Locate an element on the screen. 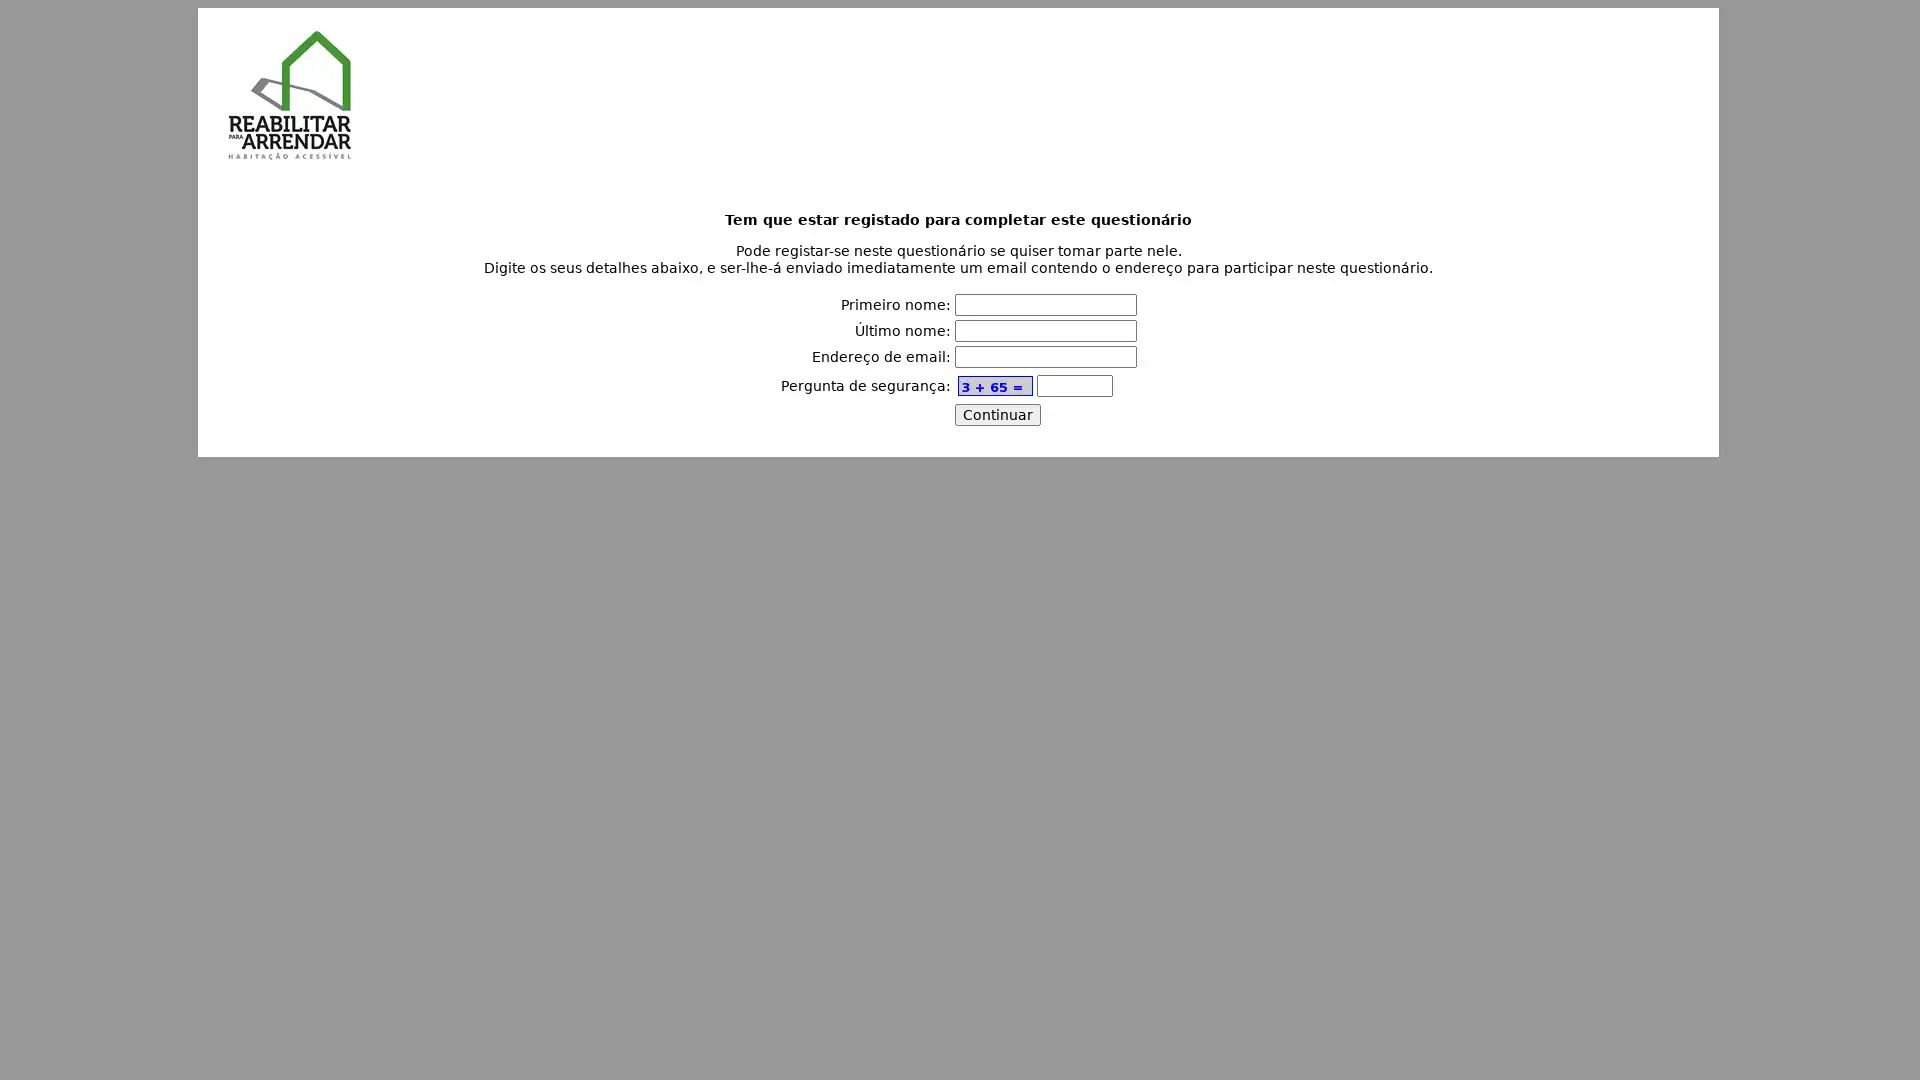 The width and height of the screenshot is (1920, 1080). Continuar is located at coordinates (997, 414).